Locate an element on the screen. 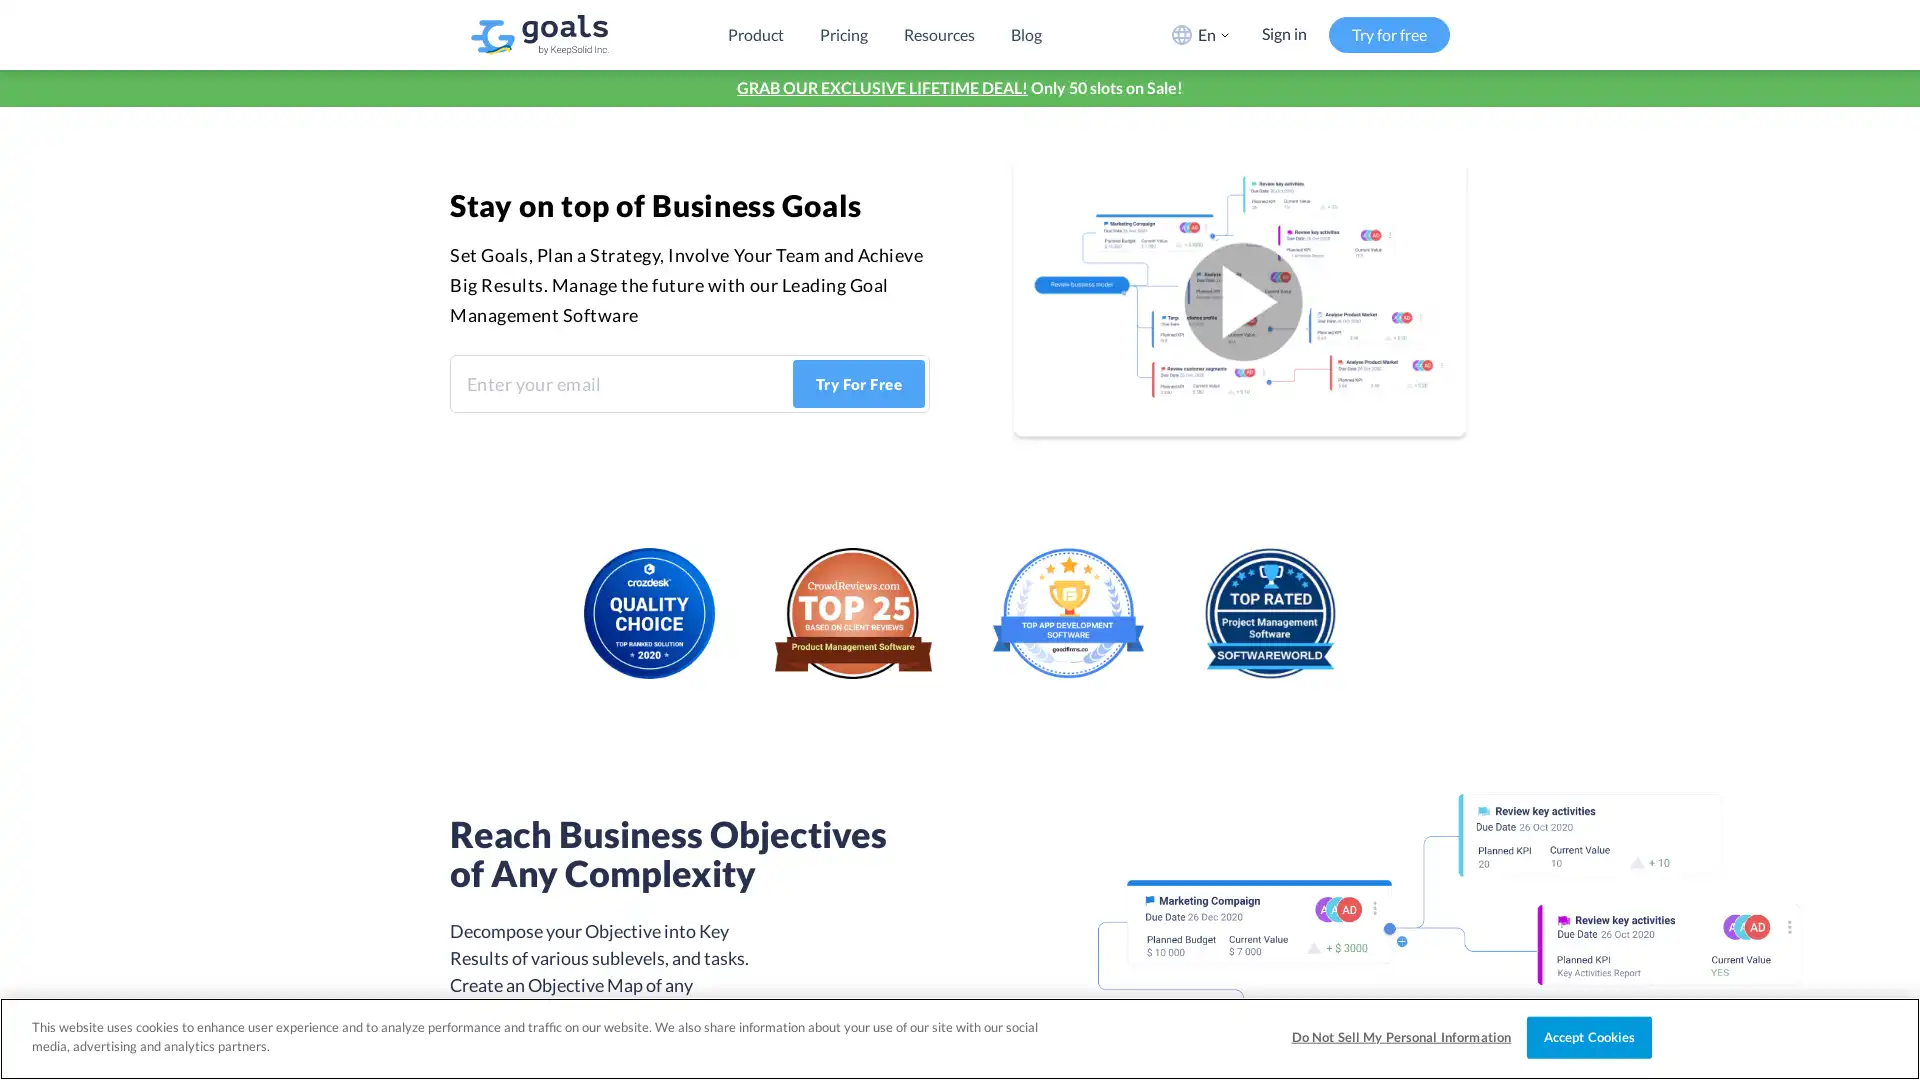  Do Not Sell My Personal Information is located at coordinates (1400, 1036).